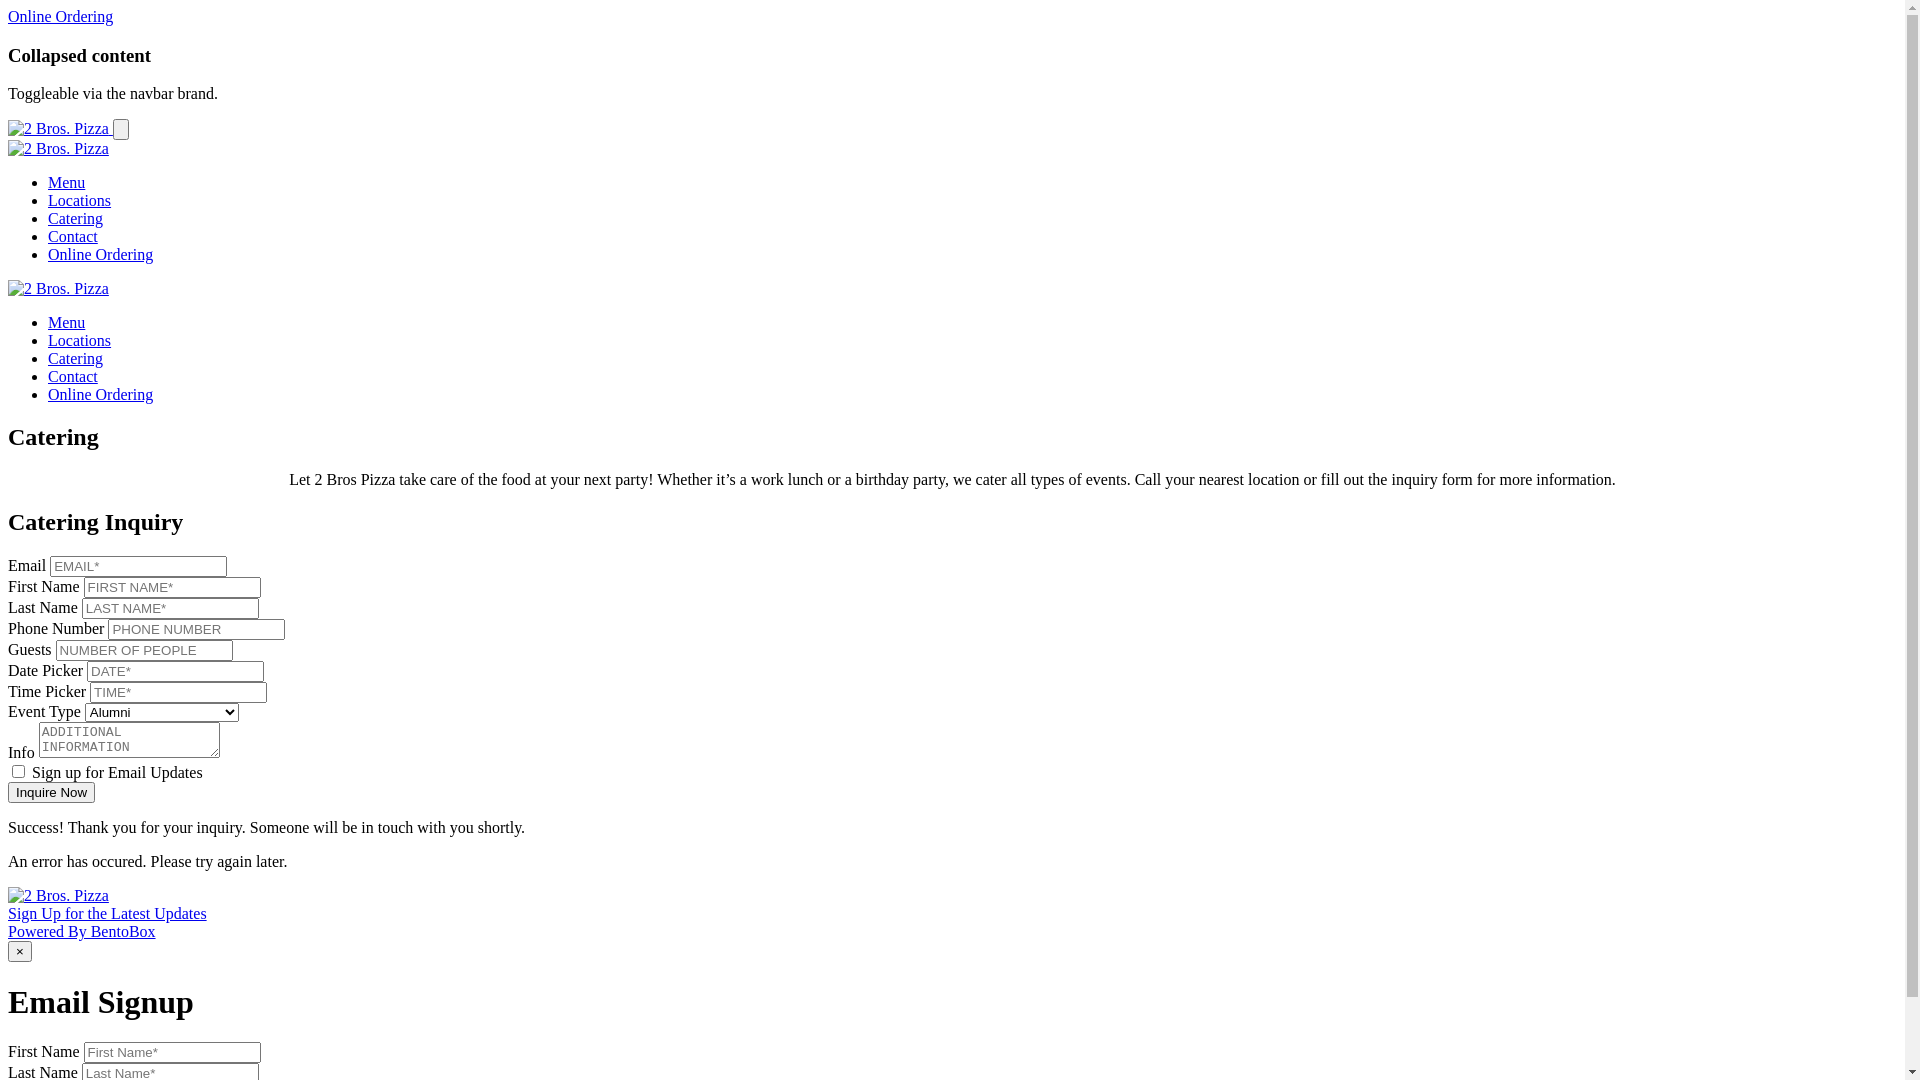 Image resolution: width=1920 pixels, height=1080 pixels. I want to click on 'Inquire Now', so click(51, 791).